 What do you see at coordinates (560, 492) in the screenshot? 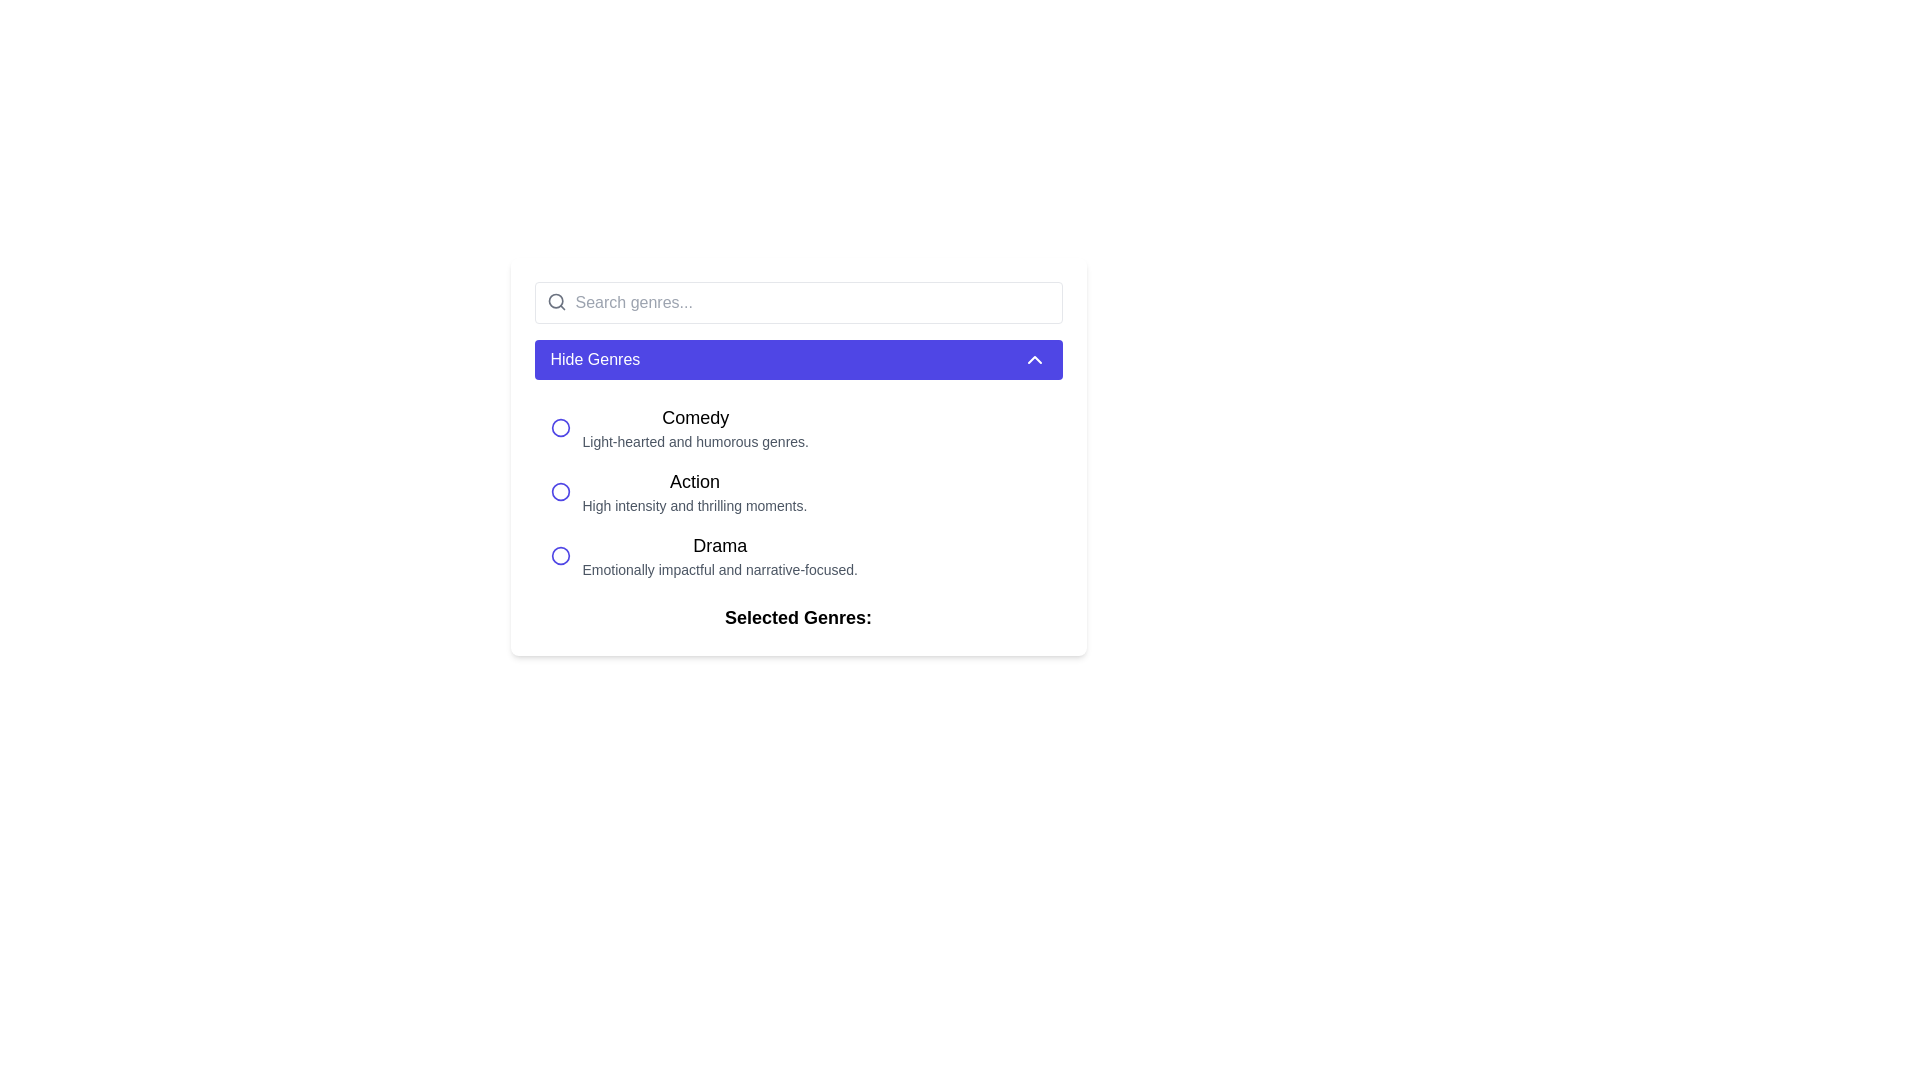
I see `the indigo circular icon with a hollow center located to the left of the text 'Action' to interact with it` at bounding box center [560, 492].